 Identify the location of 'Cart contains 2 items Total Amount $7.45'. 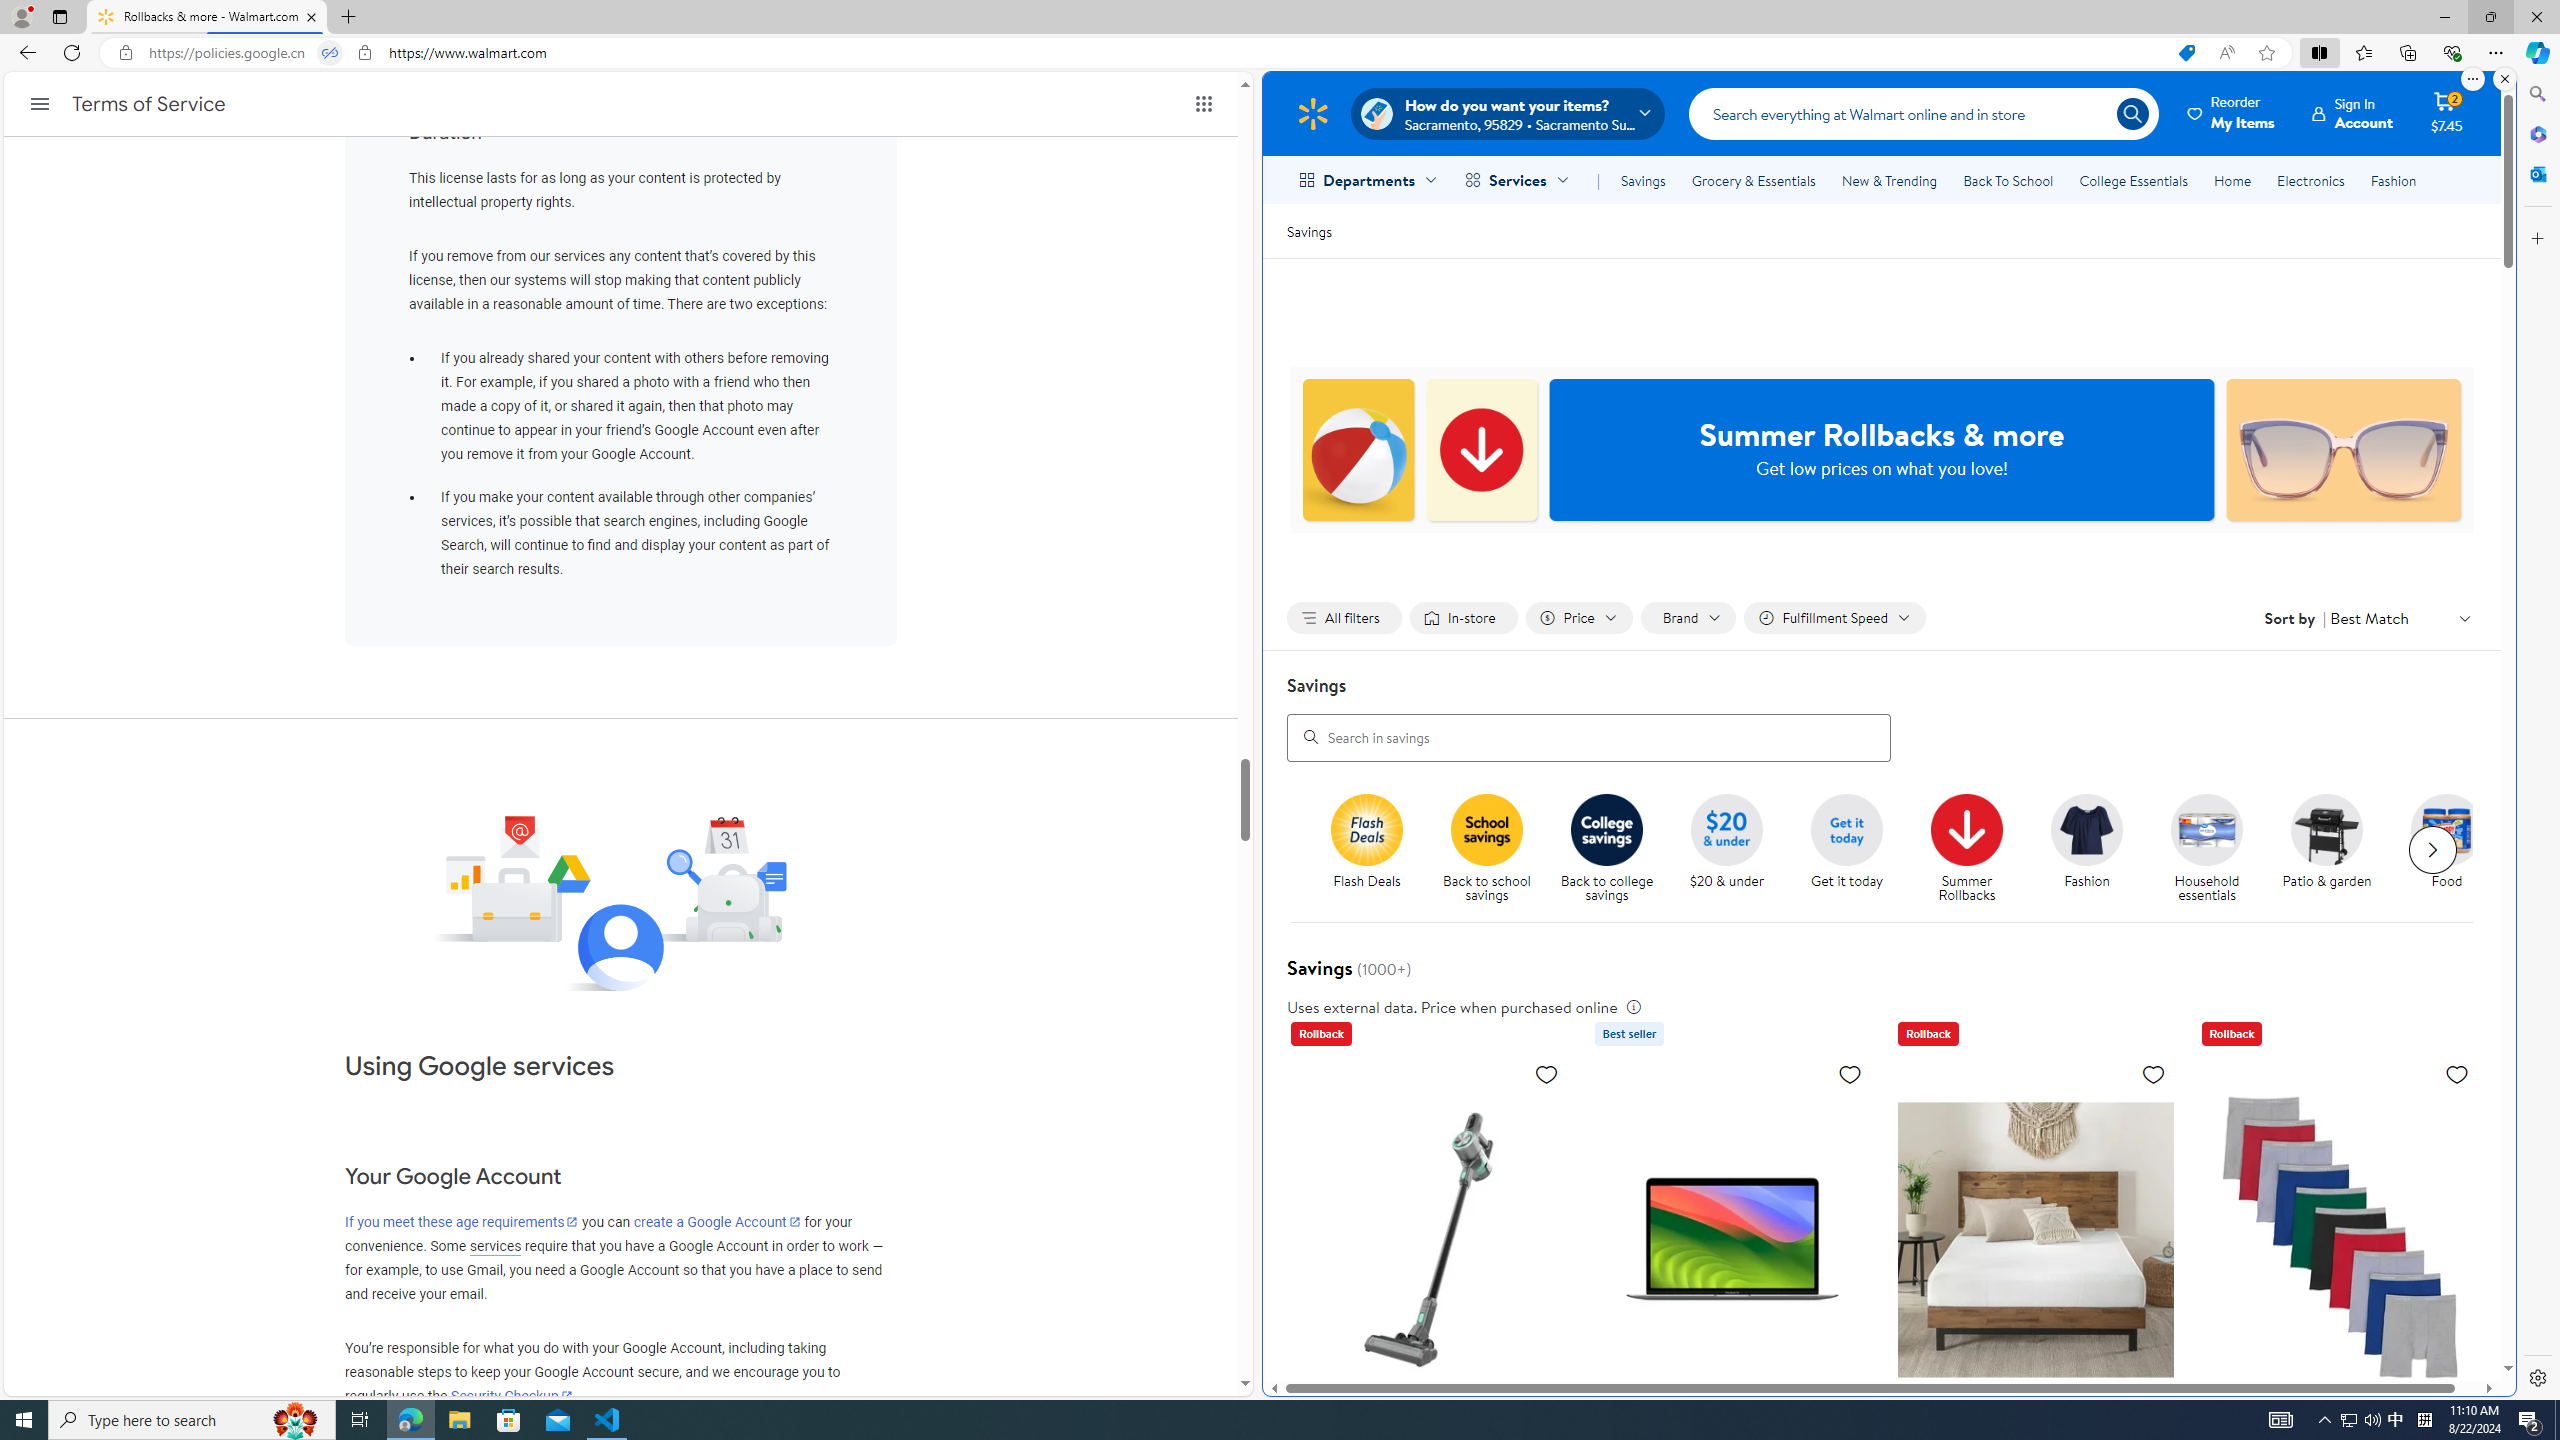
(2446, 112).